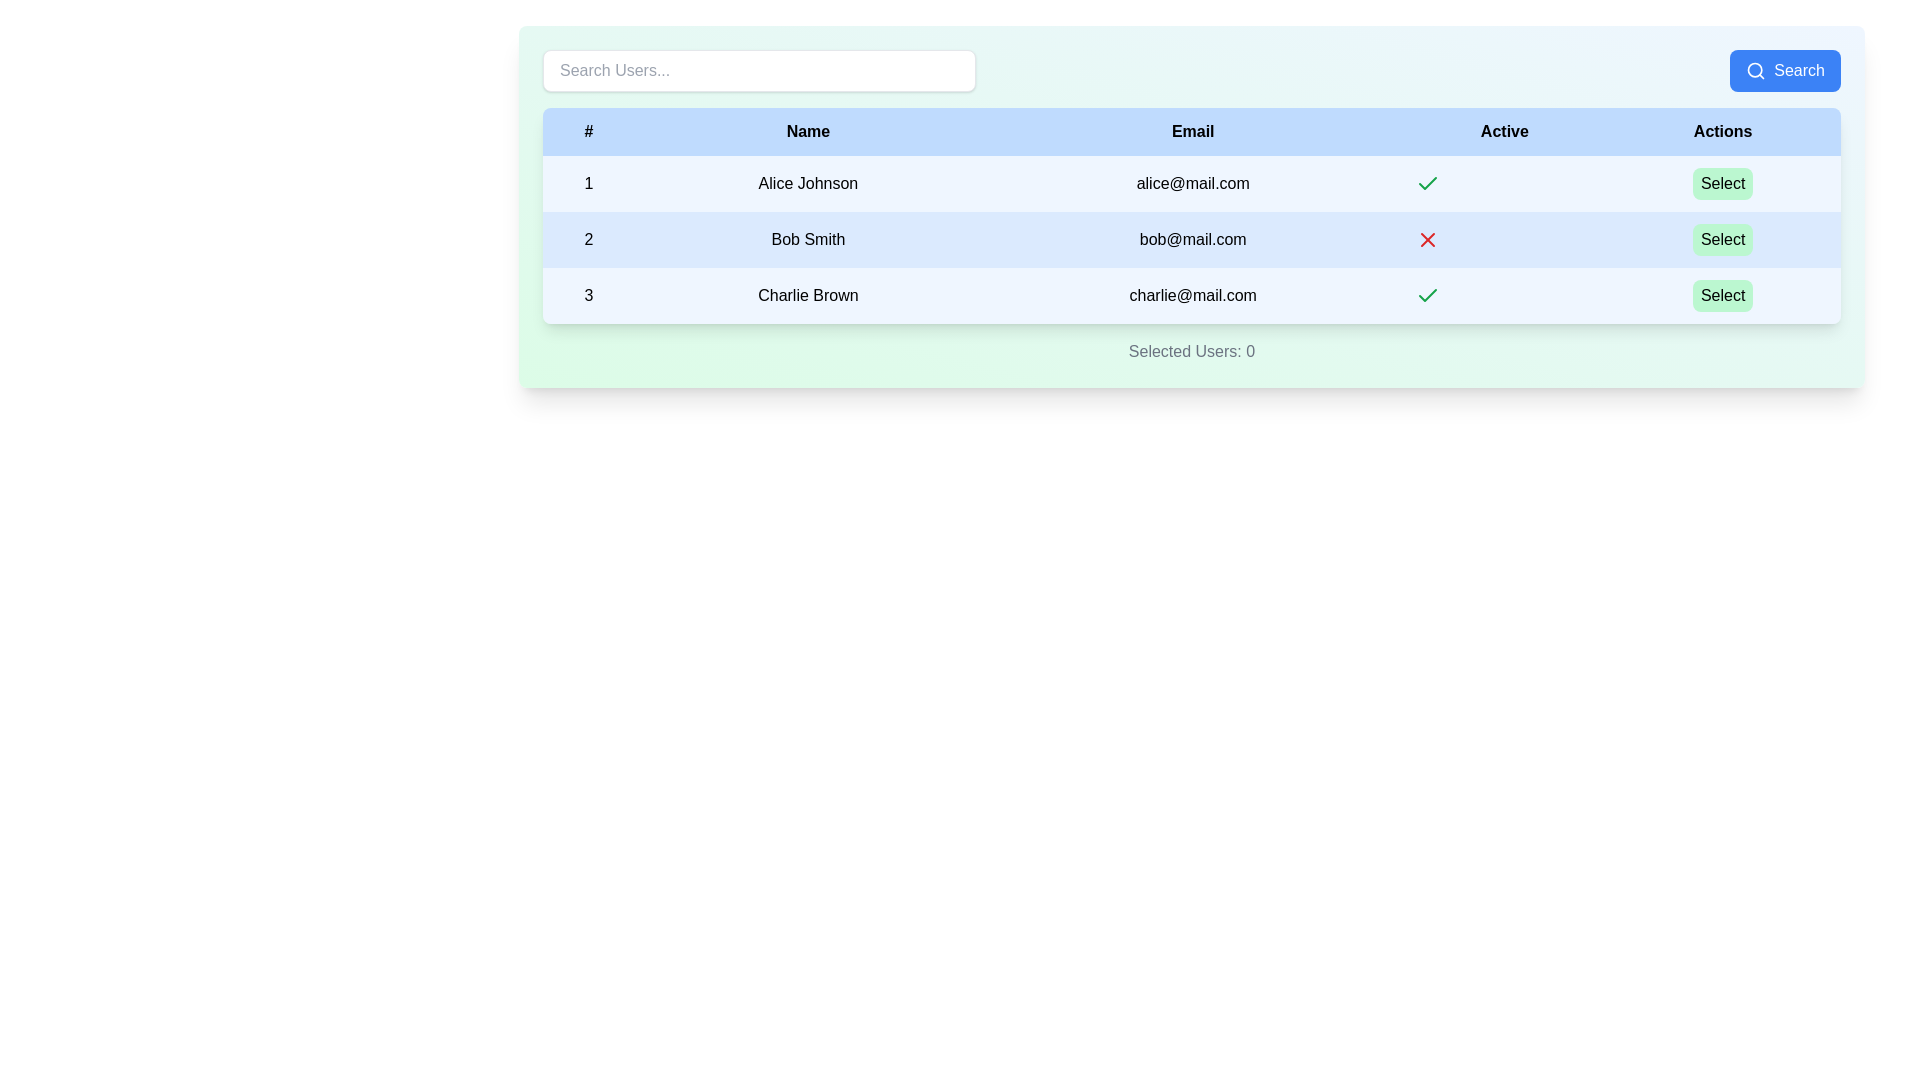  Describe the element at coordinates (1722, 296) in the screenshot. I see `the 'Select' button with a green background and rounded corners, located in the rightmost column of the third row of the table, aligned with 'Charlie Brown' and 'charlie@mail.com', to interact` at that location.